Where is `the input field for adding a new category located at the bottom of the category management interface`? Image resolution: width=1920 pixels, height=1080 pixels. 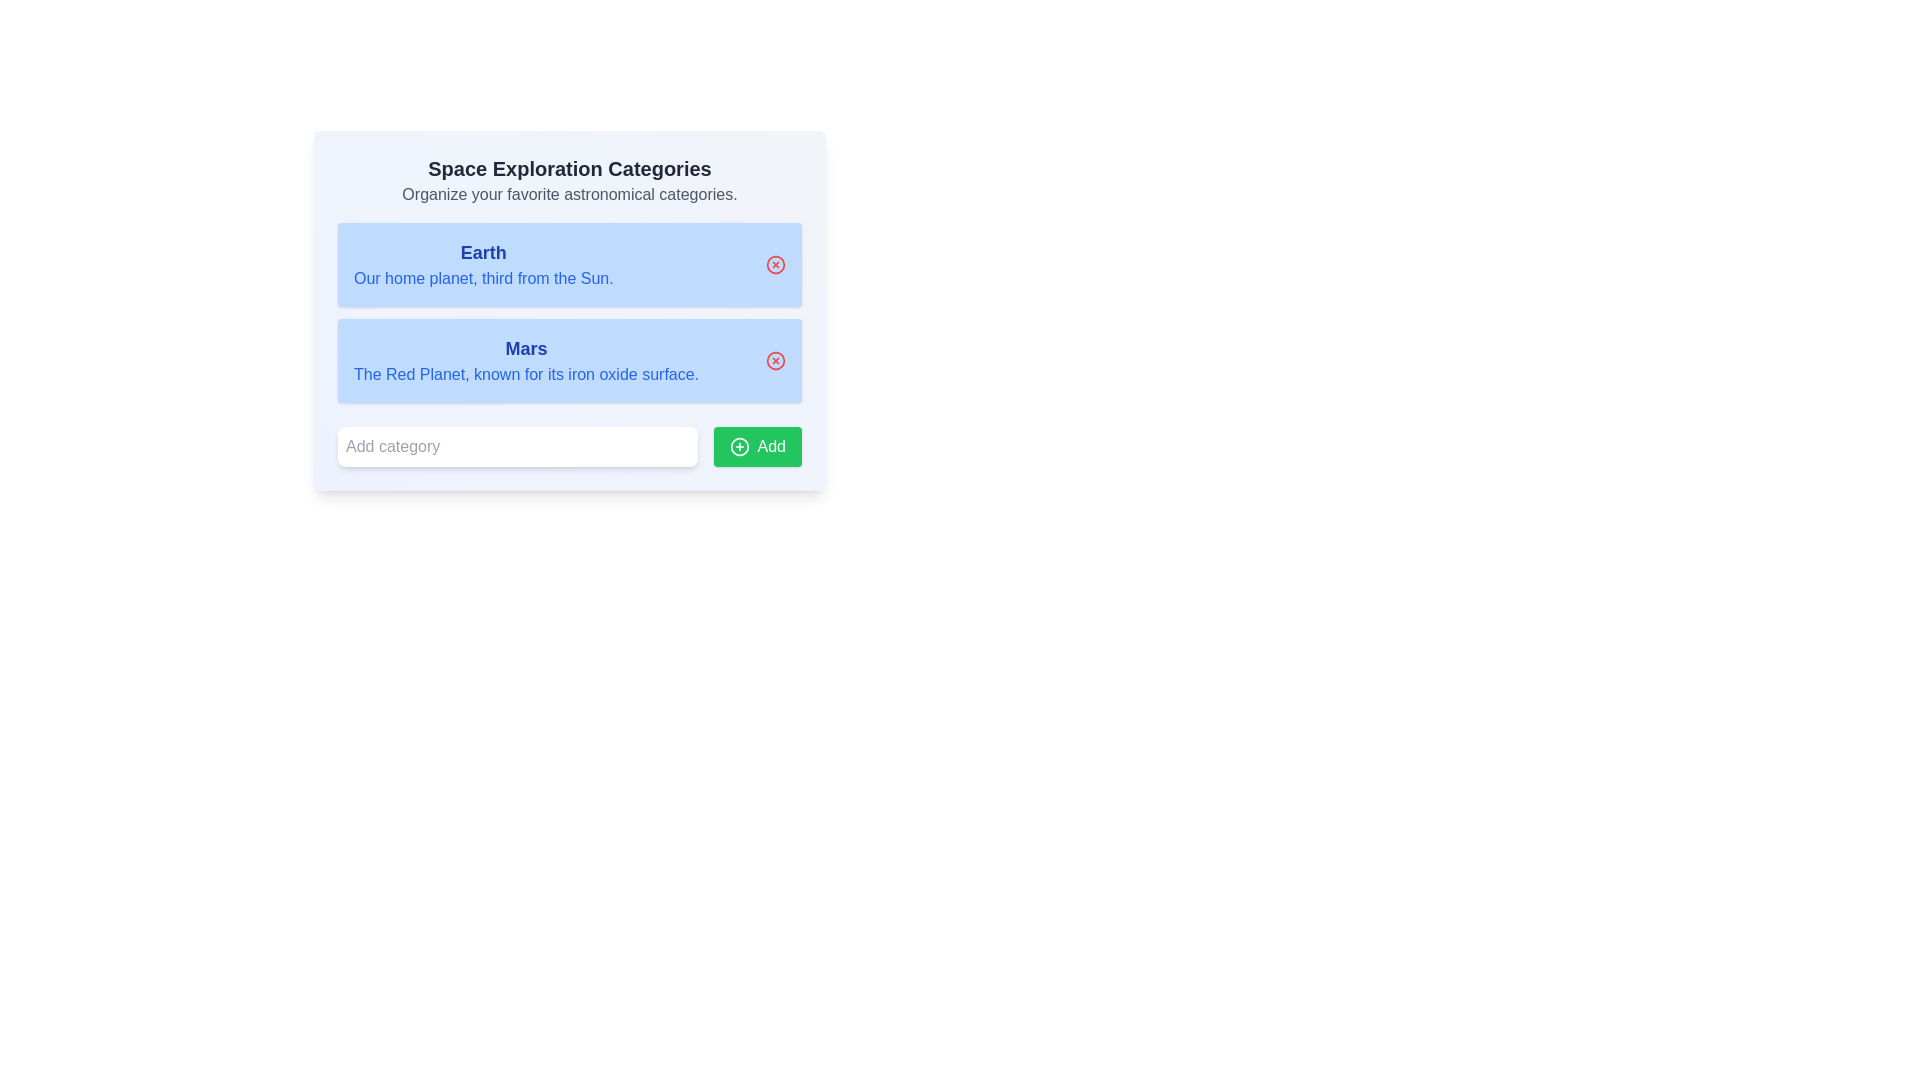 the input field for adding a new category located at the bottom of the category management interface is located at coordinates (569, 446).